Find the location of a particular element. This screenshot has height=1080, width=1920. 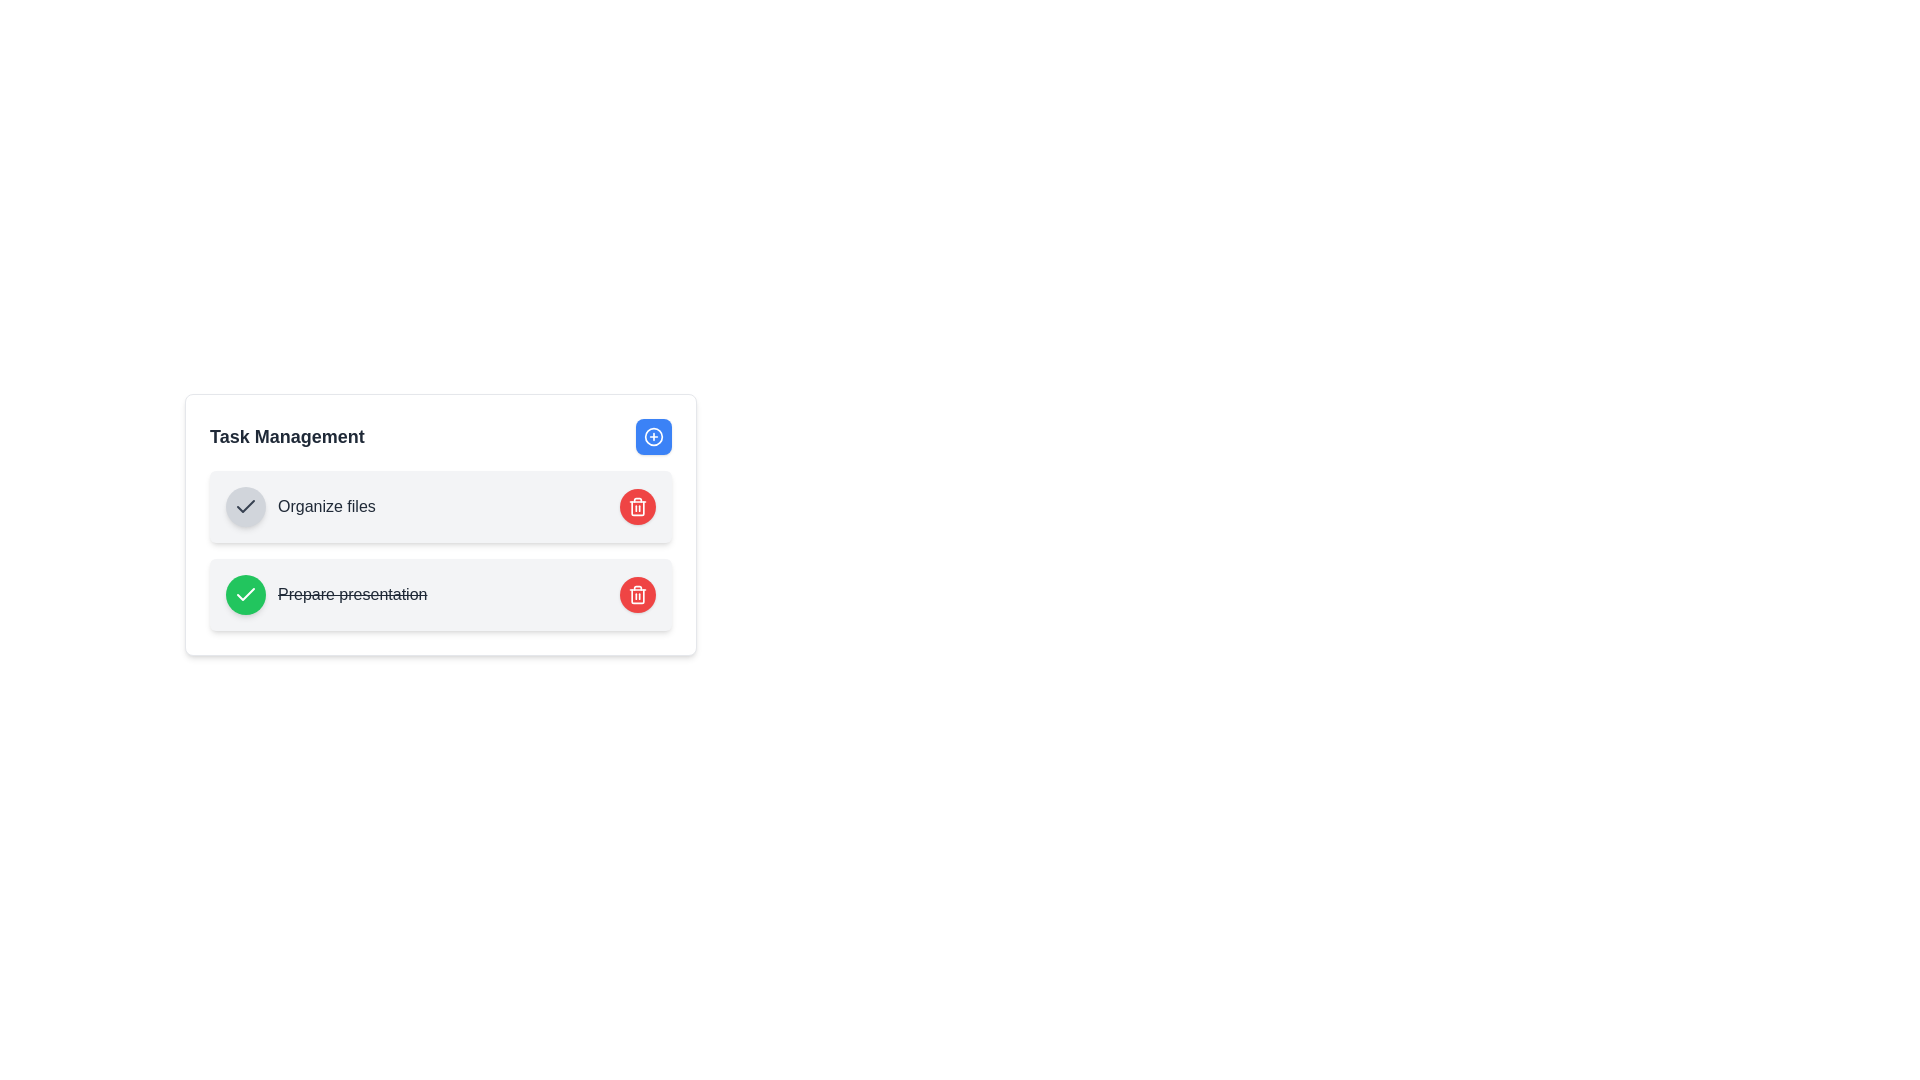

the interactive button for marking 'Organize files' as complete or incomplete is located at coordinates (244, 505).